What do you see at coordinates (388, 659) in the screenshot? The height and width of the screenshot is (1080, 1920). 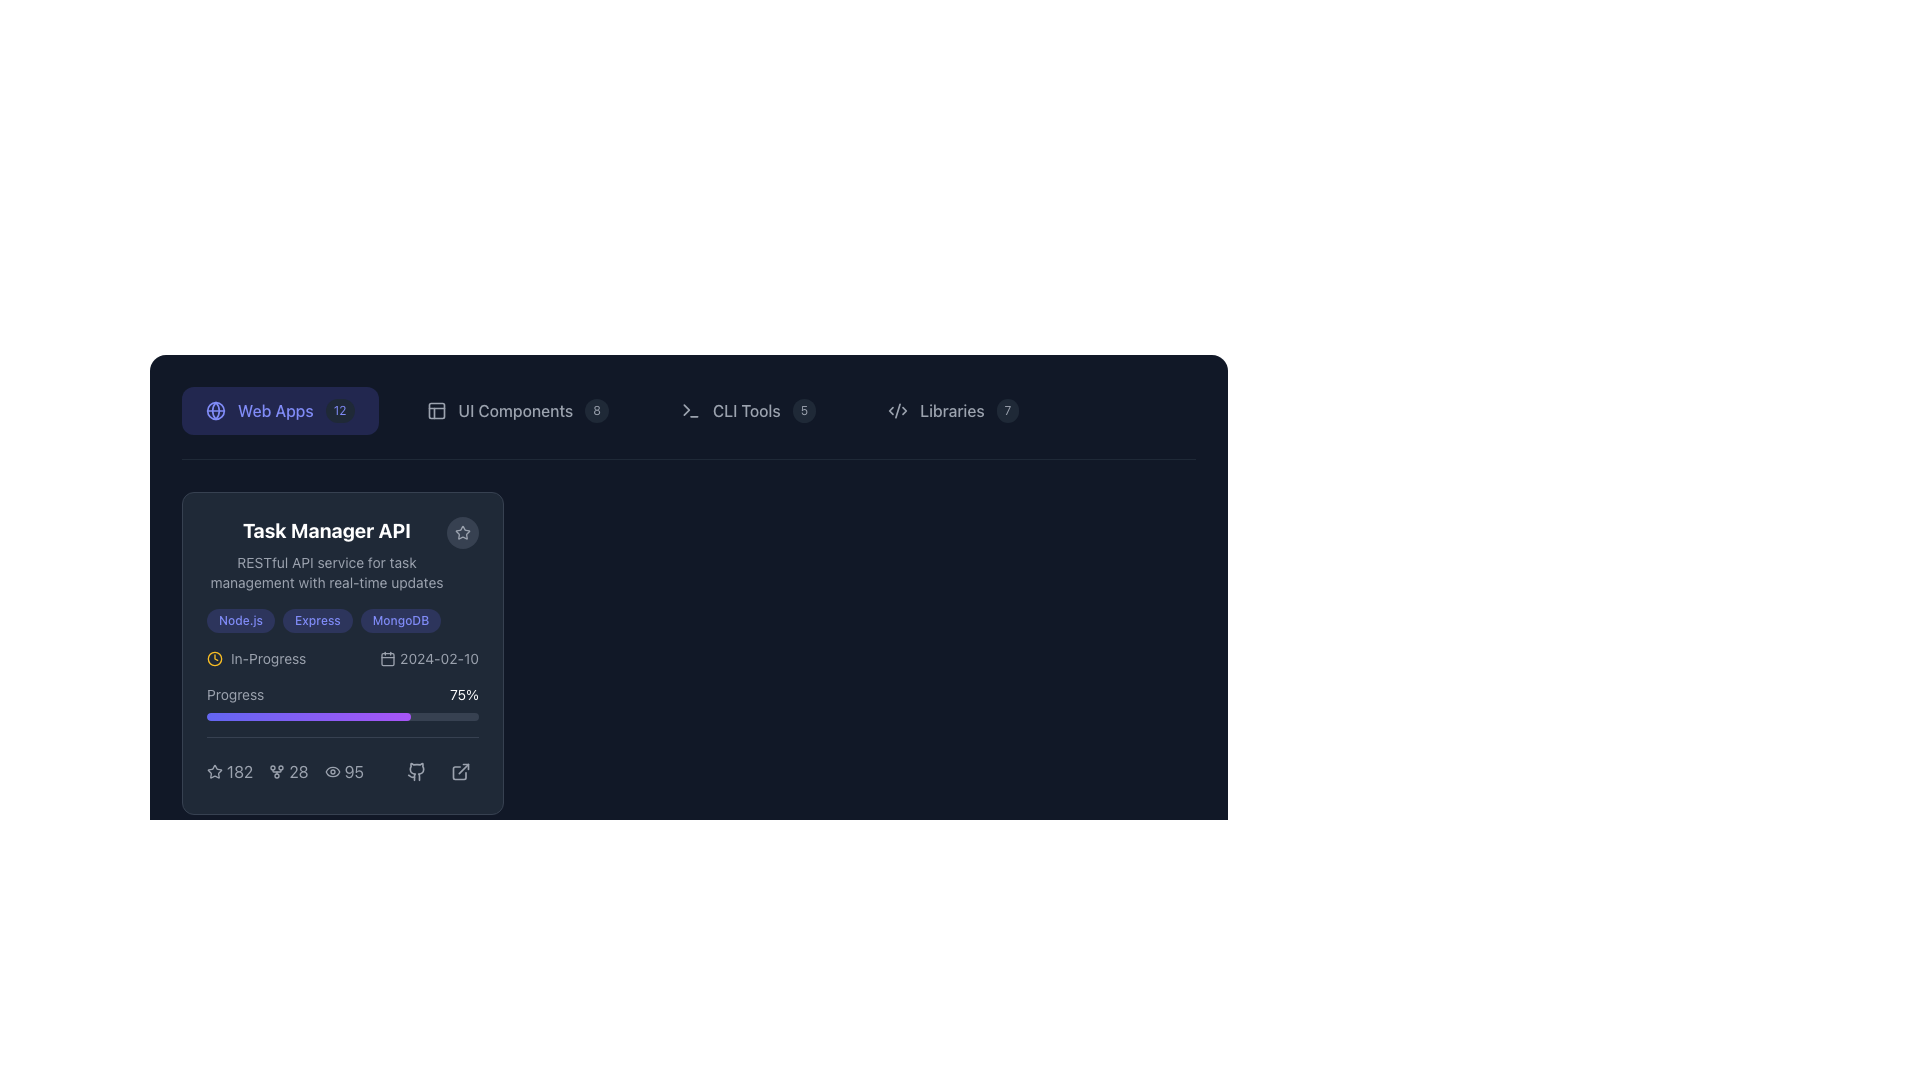 I see `the calendar-like graphic icon located in the top-right area of the task details card` at bounding box center [388, 659].